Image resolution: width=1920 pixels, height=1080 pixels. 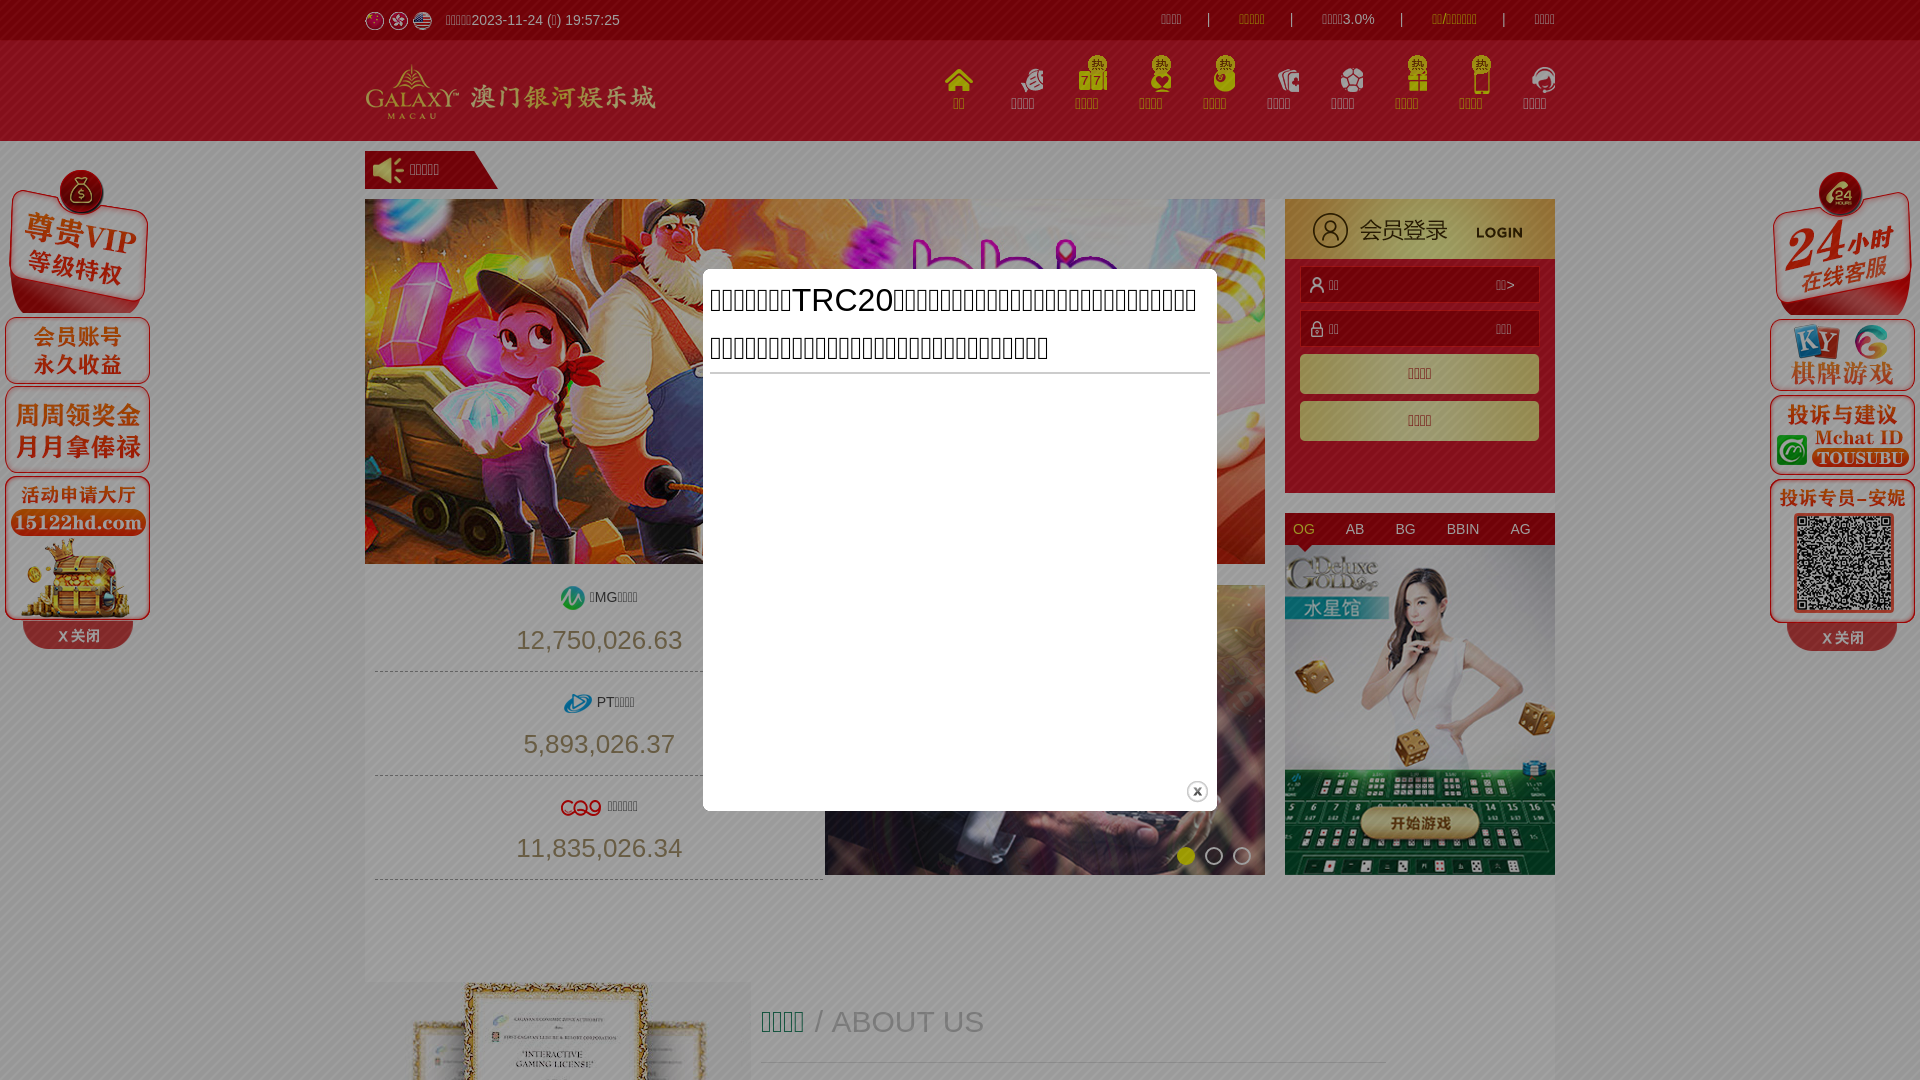 What do you see at coordinates (1520, 527) in the screenshot?
I see `'AG'` at bounding box center [1520, 527].